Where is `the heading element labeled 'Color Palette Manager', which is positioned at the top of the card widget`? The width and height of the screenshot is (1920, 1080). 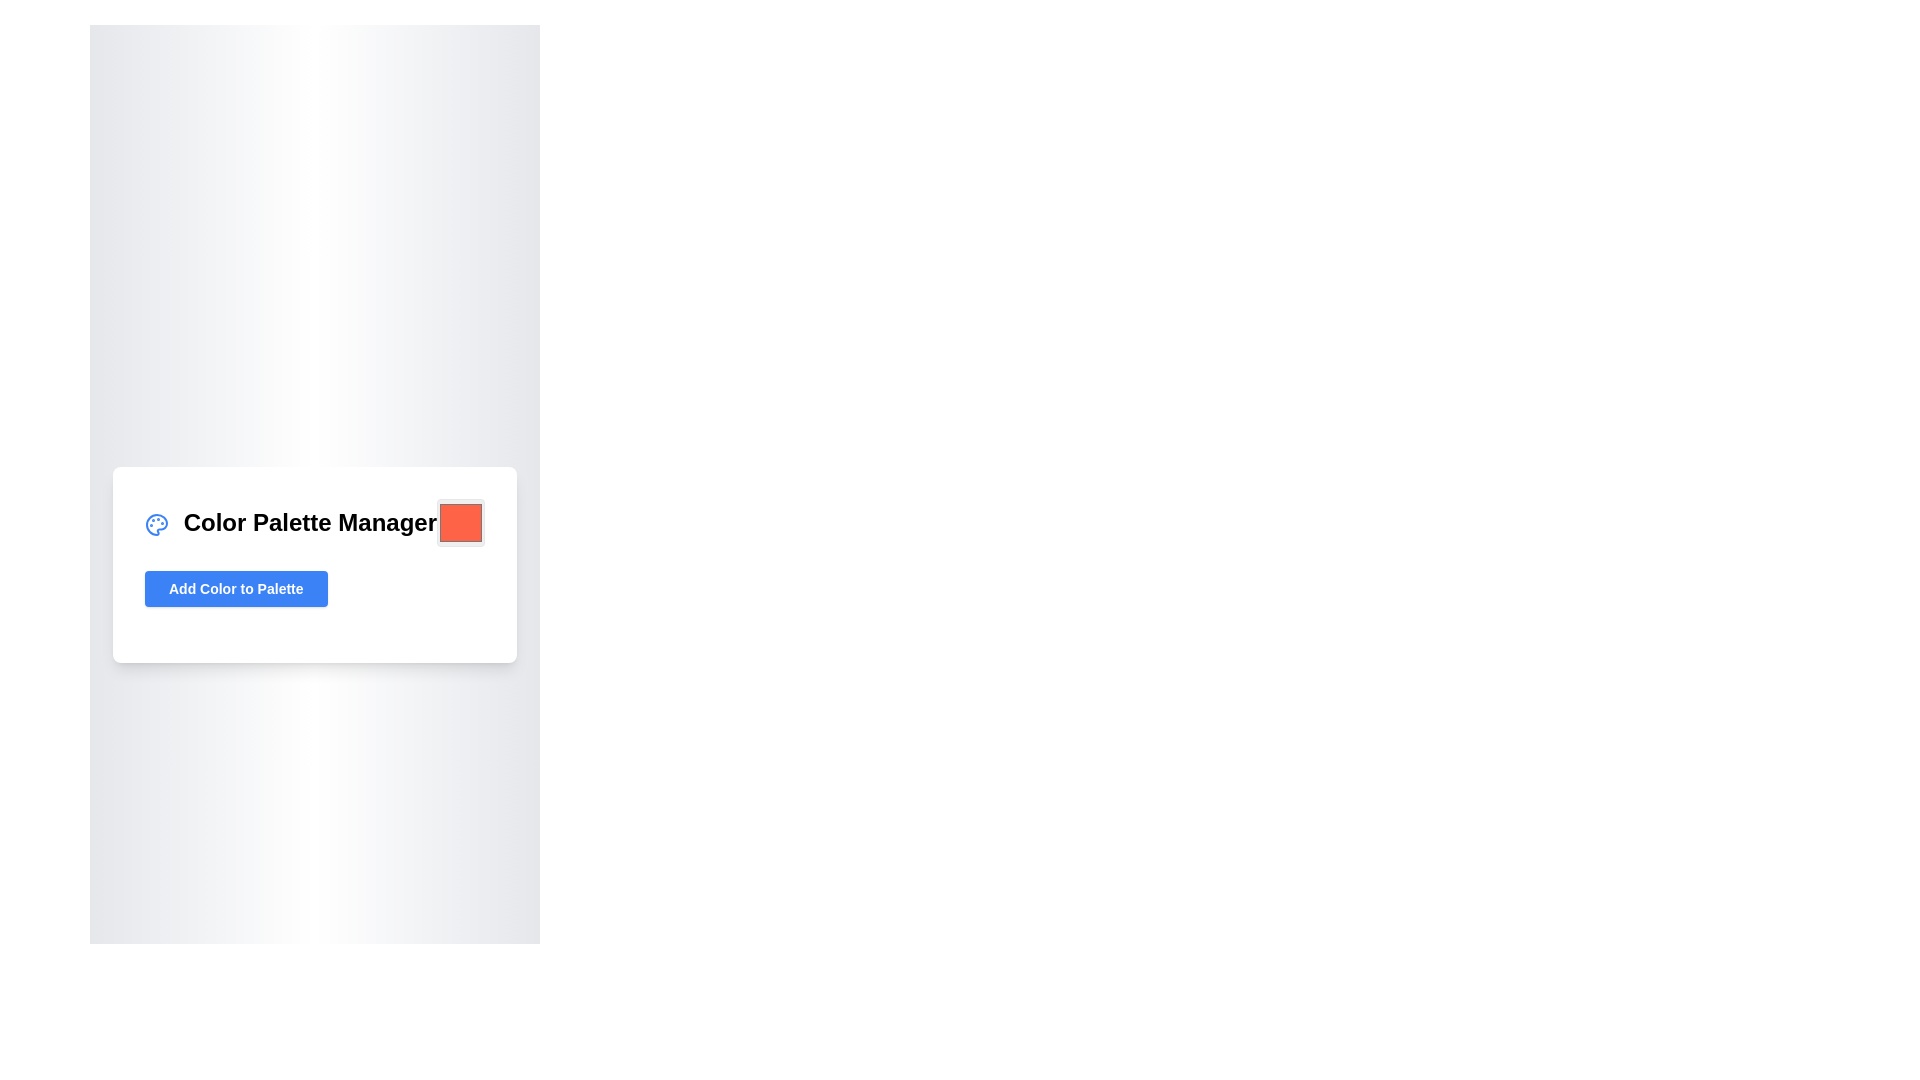 the heading element labeled 'Color Palette Manager', which is positioned at the top of the card widget is located at coordinates (314, 522).